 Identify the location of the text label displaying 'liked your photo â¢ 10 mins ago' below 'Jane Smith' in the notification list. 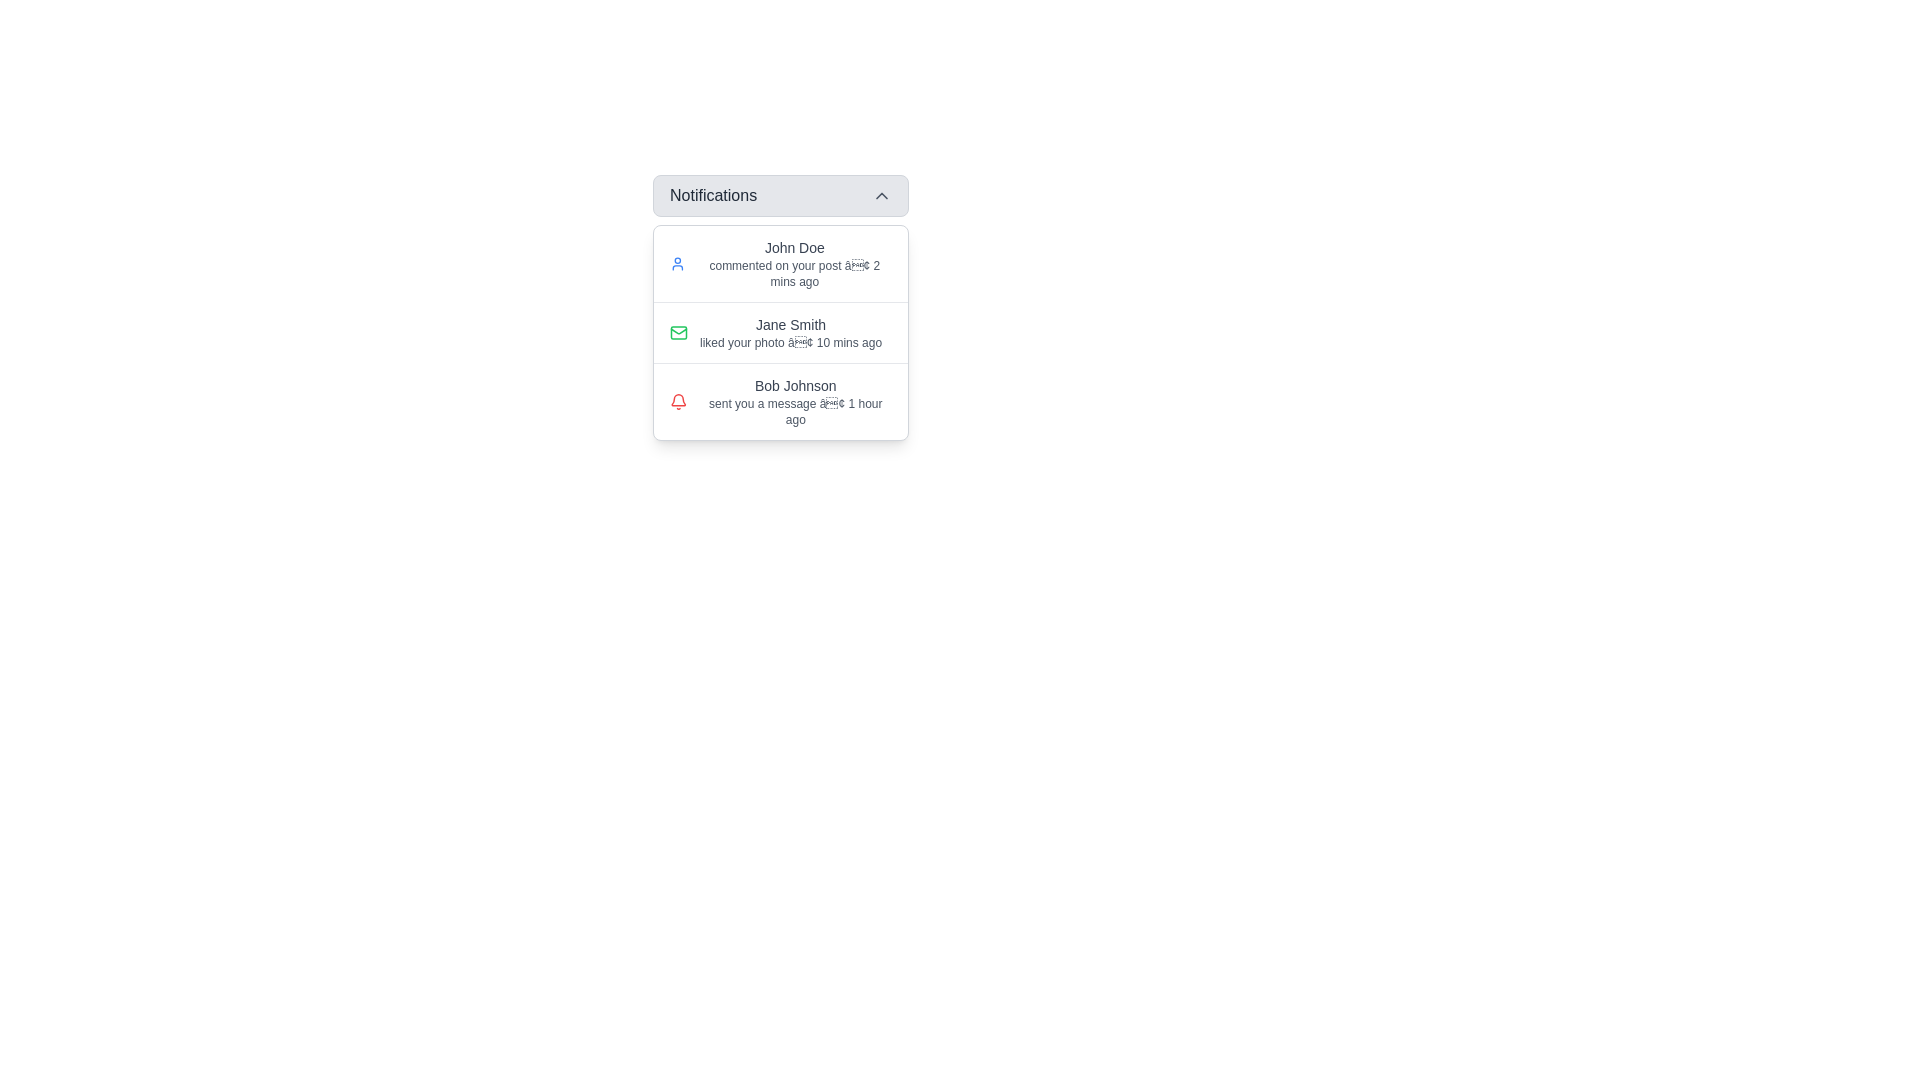
(790, 342).